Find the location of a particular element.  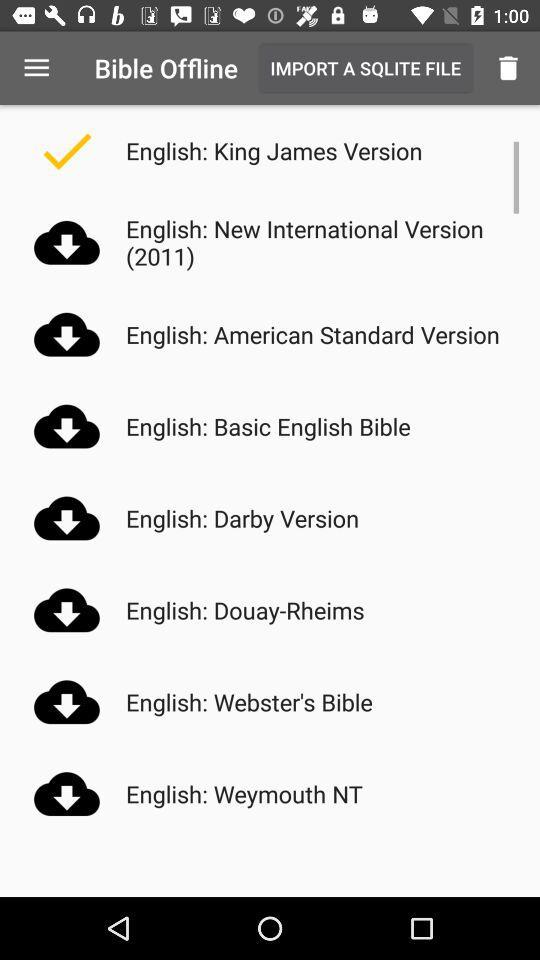

the item next to the import a sqlite icon is located at coordinates (508, 68).